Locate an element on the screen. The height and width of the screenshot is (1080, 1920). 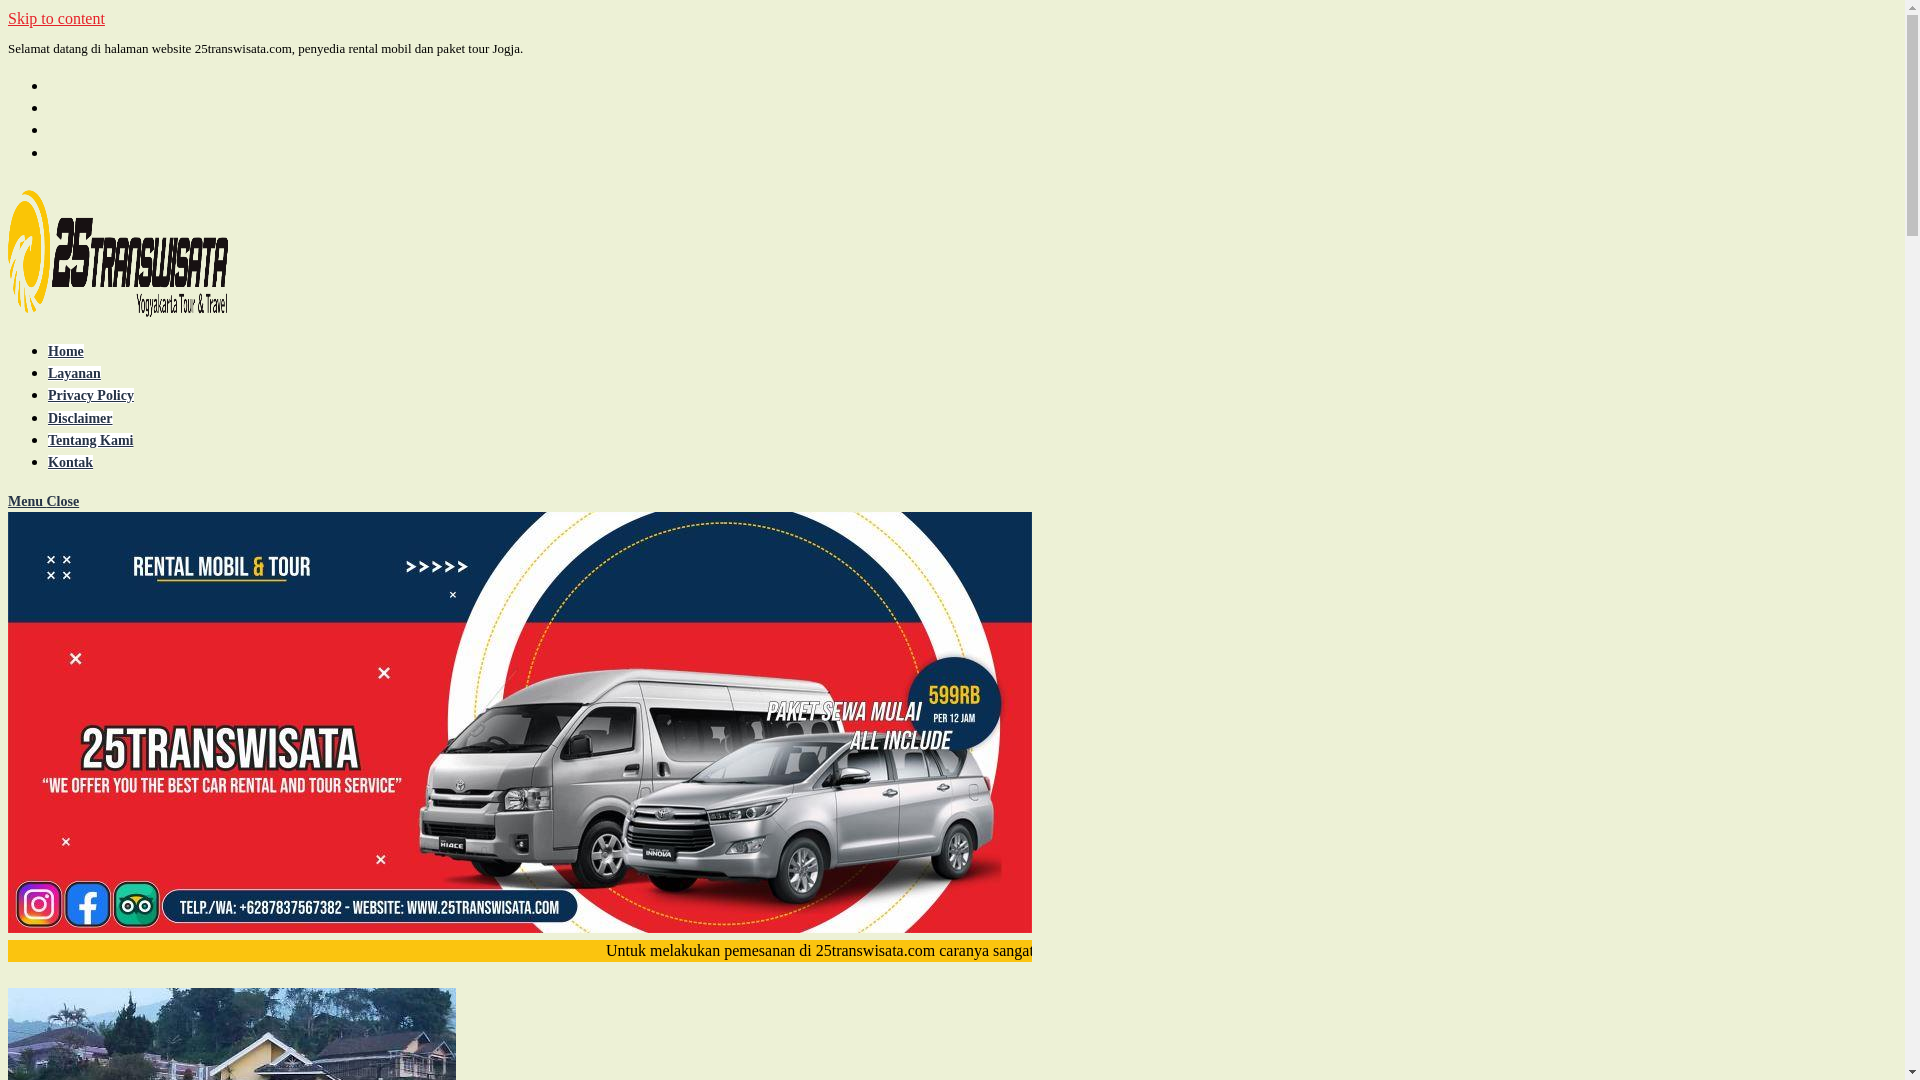
'Home' is located at coordinates (48, 350).